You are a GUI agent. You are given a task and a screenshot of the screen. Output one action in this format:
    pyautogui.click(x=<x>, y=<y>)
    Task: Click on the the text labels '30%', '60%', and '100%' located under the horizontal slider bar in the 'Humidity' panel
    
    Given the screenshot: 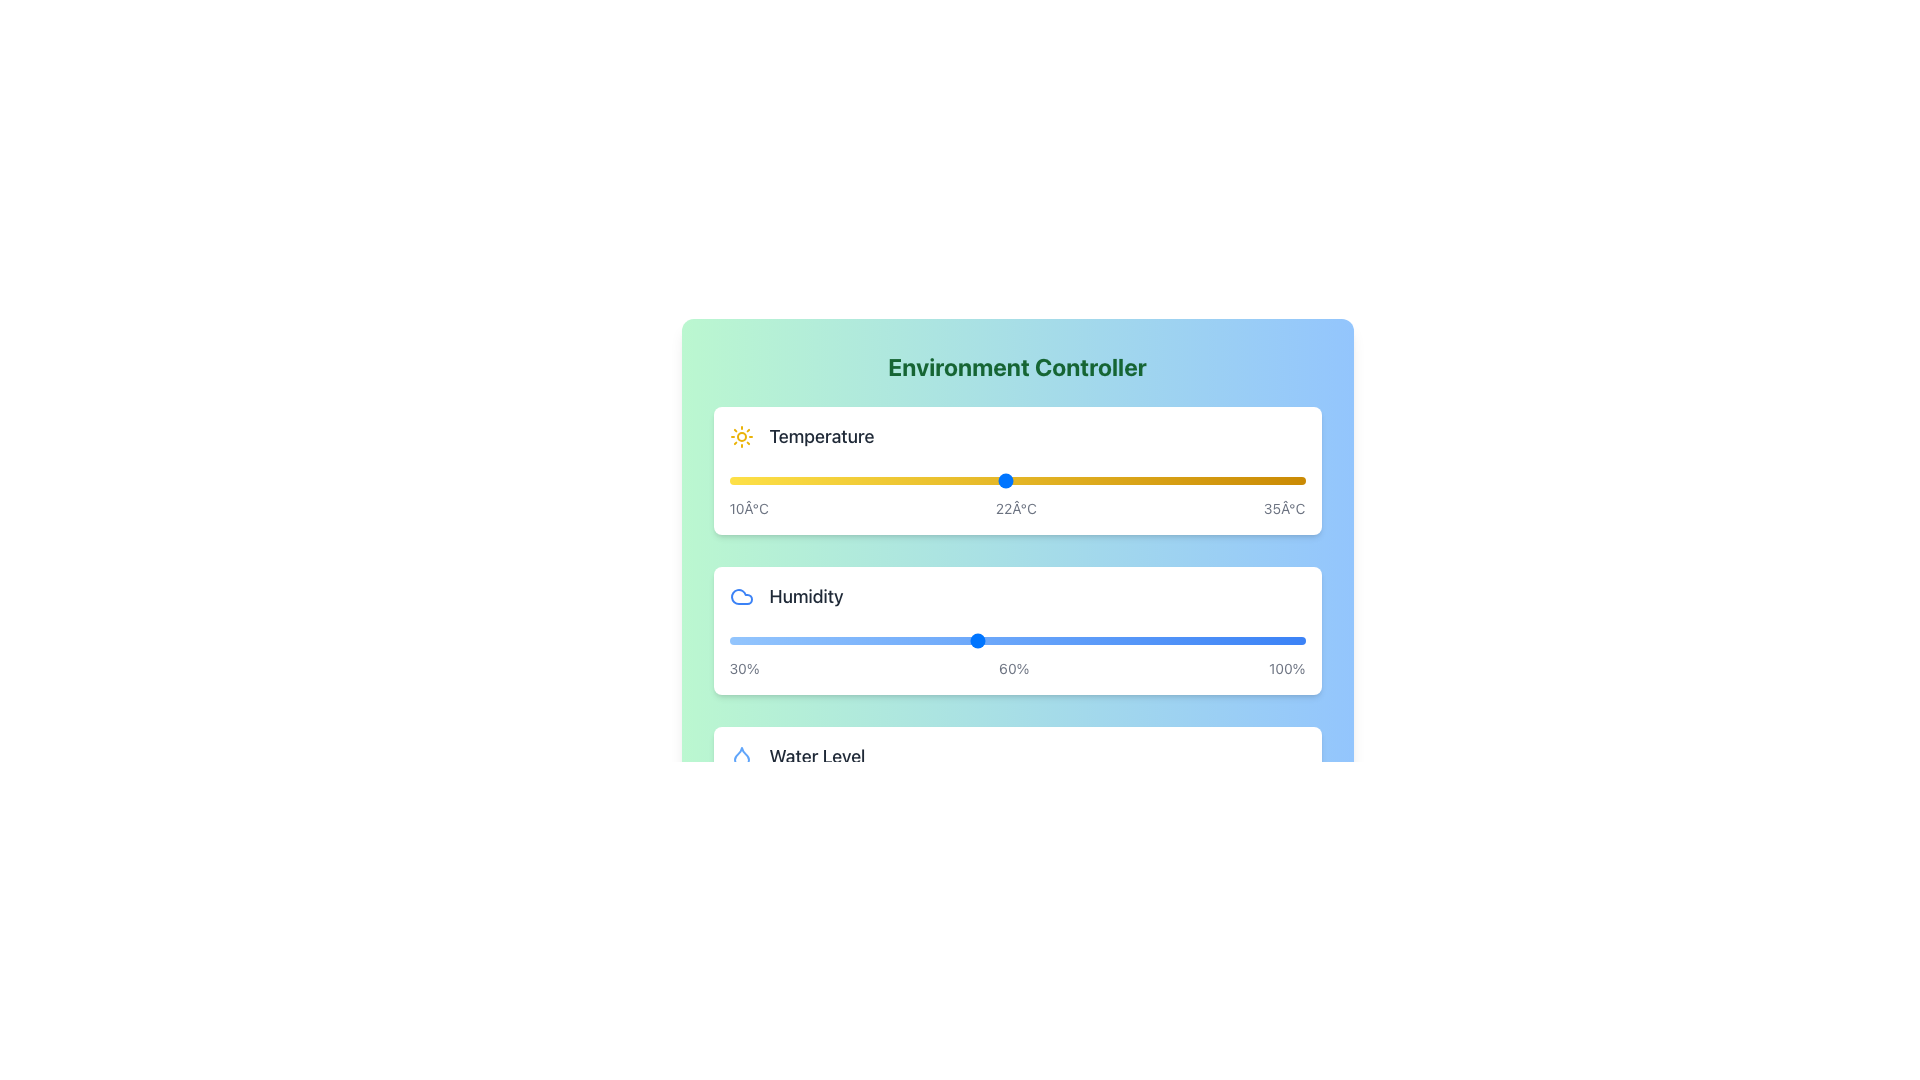 What is the action you would take?
    pyautogui.click(x=1017, y=668)
    